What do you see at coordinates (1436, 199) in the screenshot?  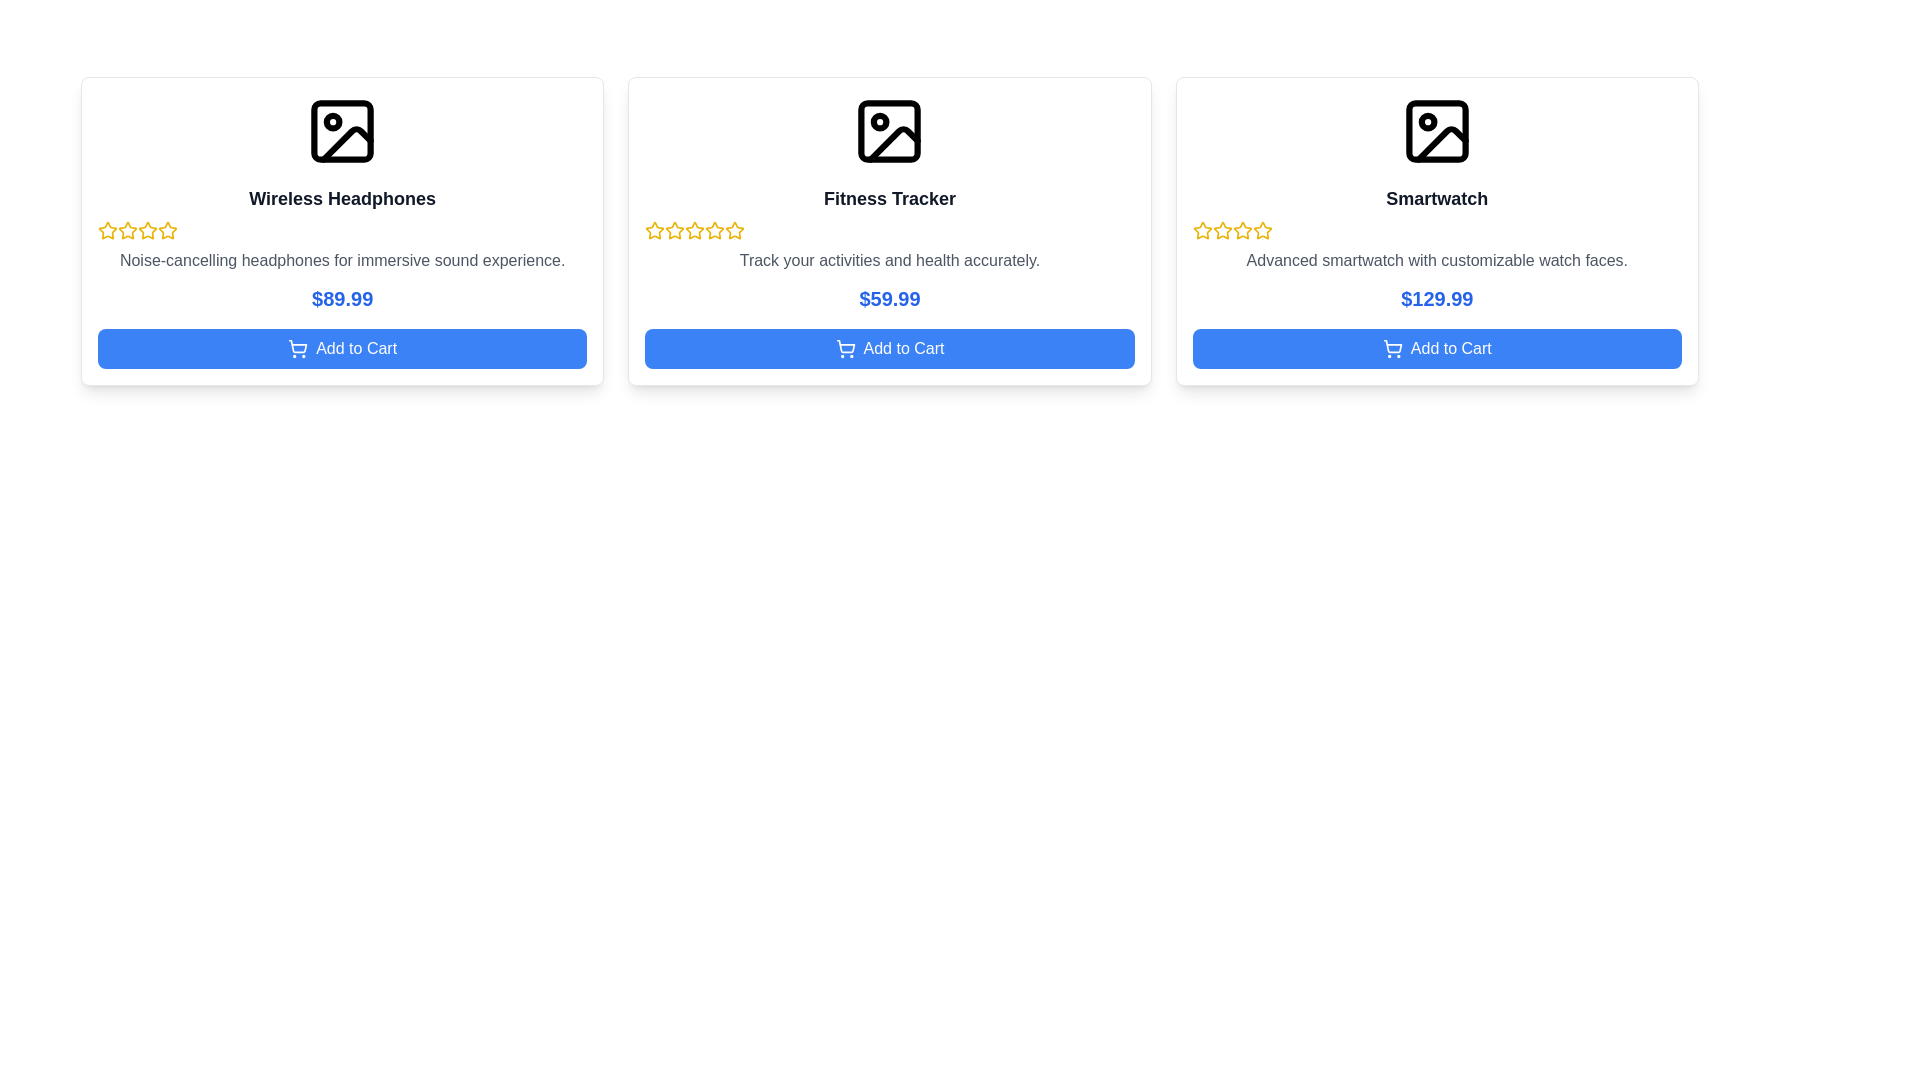 I see `the 'Smartwatch' title text label located in the top section of the rightmost product card in the ecommerce display` at bounding box center [1436, 199].